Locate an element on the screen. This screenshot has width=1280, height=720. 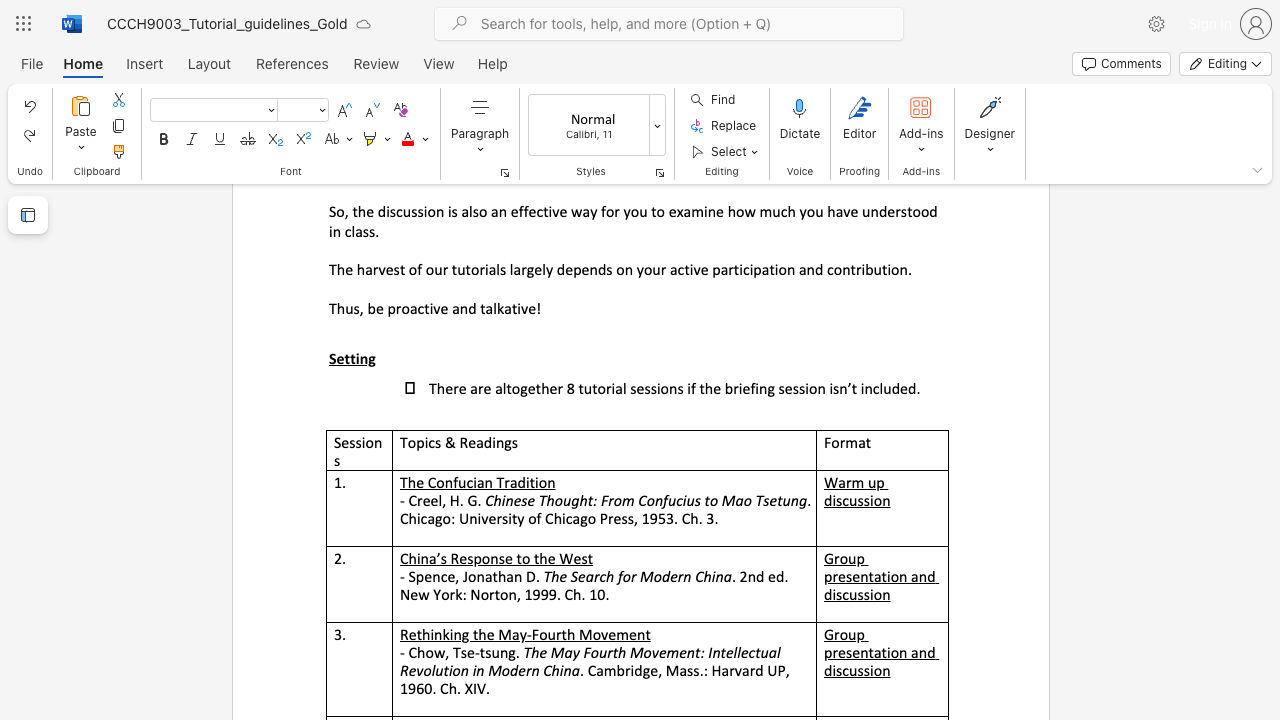
the subset text "d discussion" within the text "Group presentation and discussion" is located at coordinates (926, 652).